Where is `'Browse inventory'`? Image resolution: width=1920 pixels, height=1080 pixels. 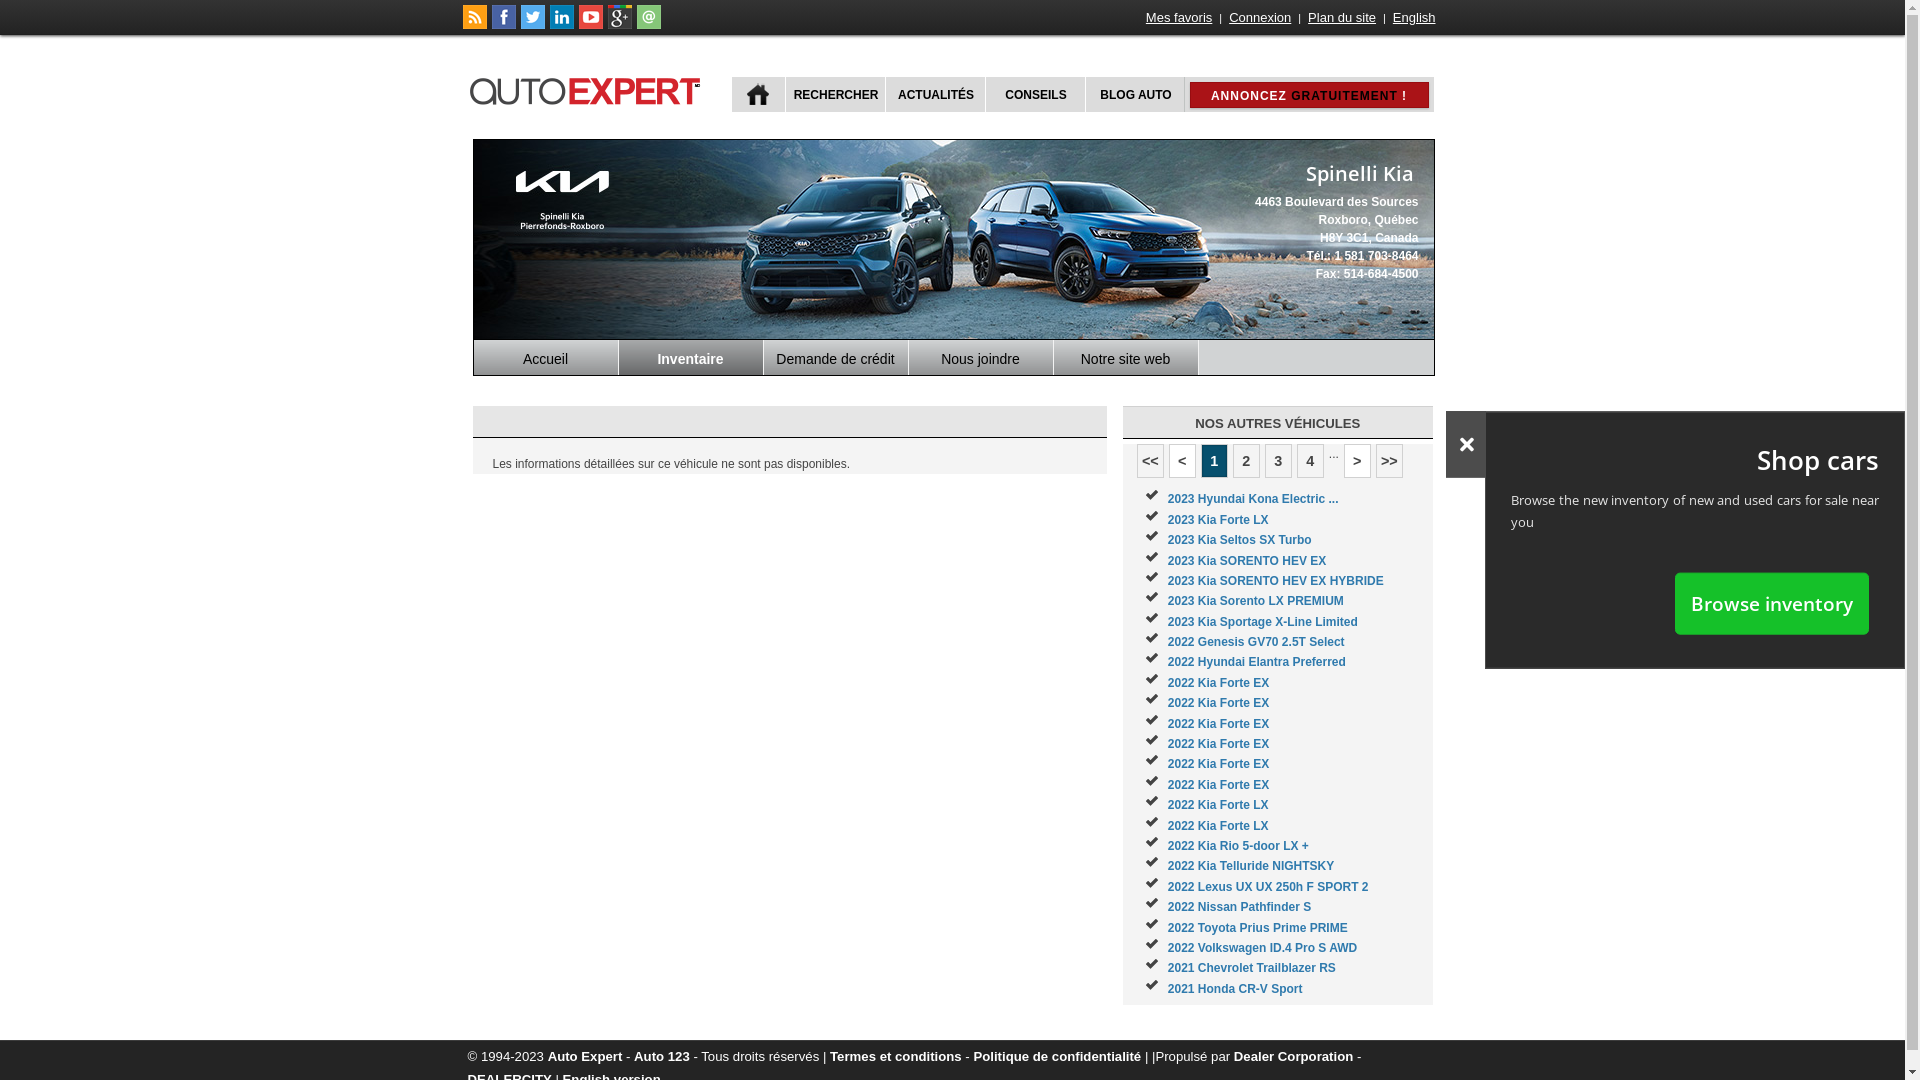
'Browse inventory' is located at coordinates (1675, 602).